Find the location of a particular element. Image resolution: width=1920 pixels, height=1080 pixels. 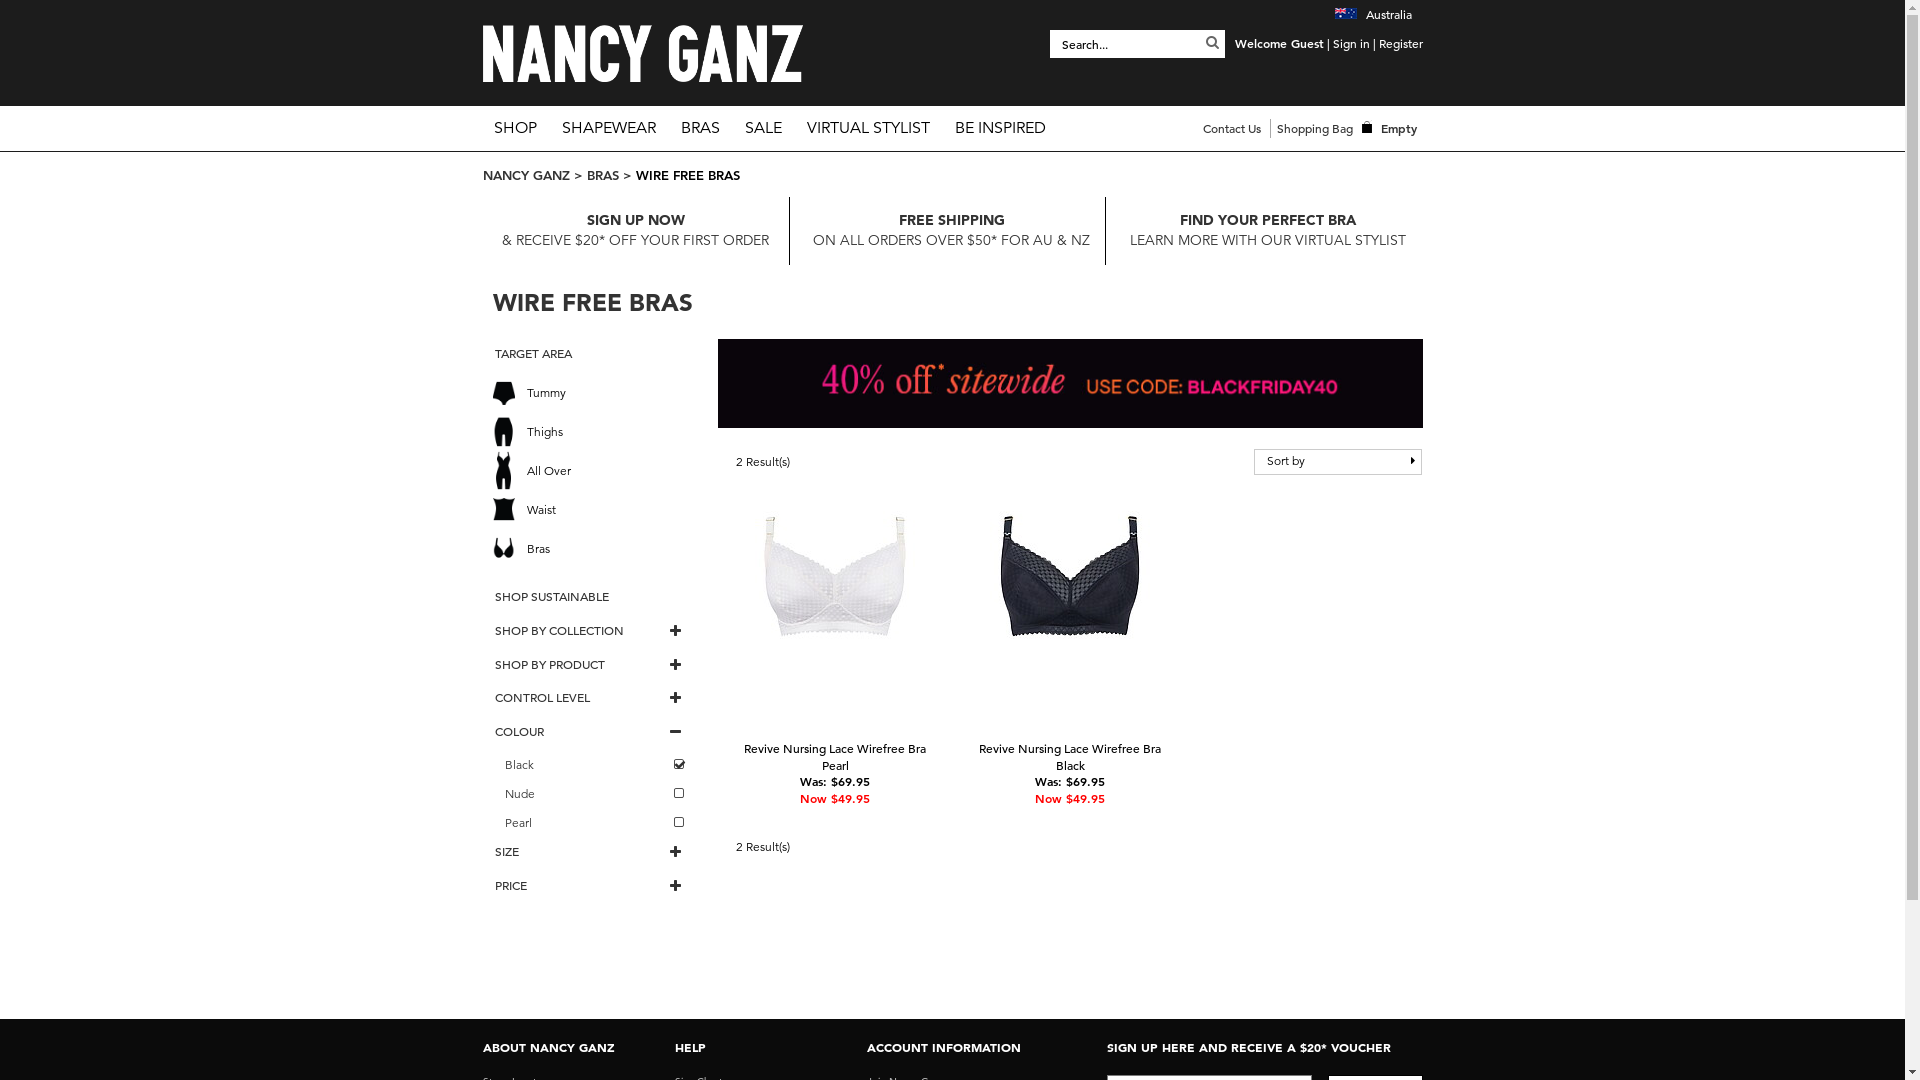

'SHOP' is located at coordinates (514, 127).